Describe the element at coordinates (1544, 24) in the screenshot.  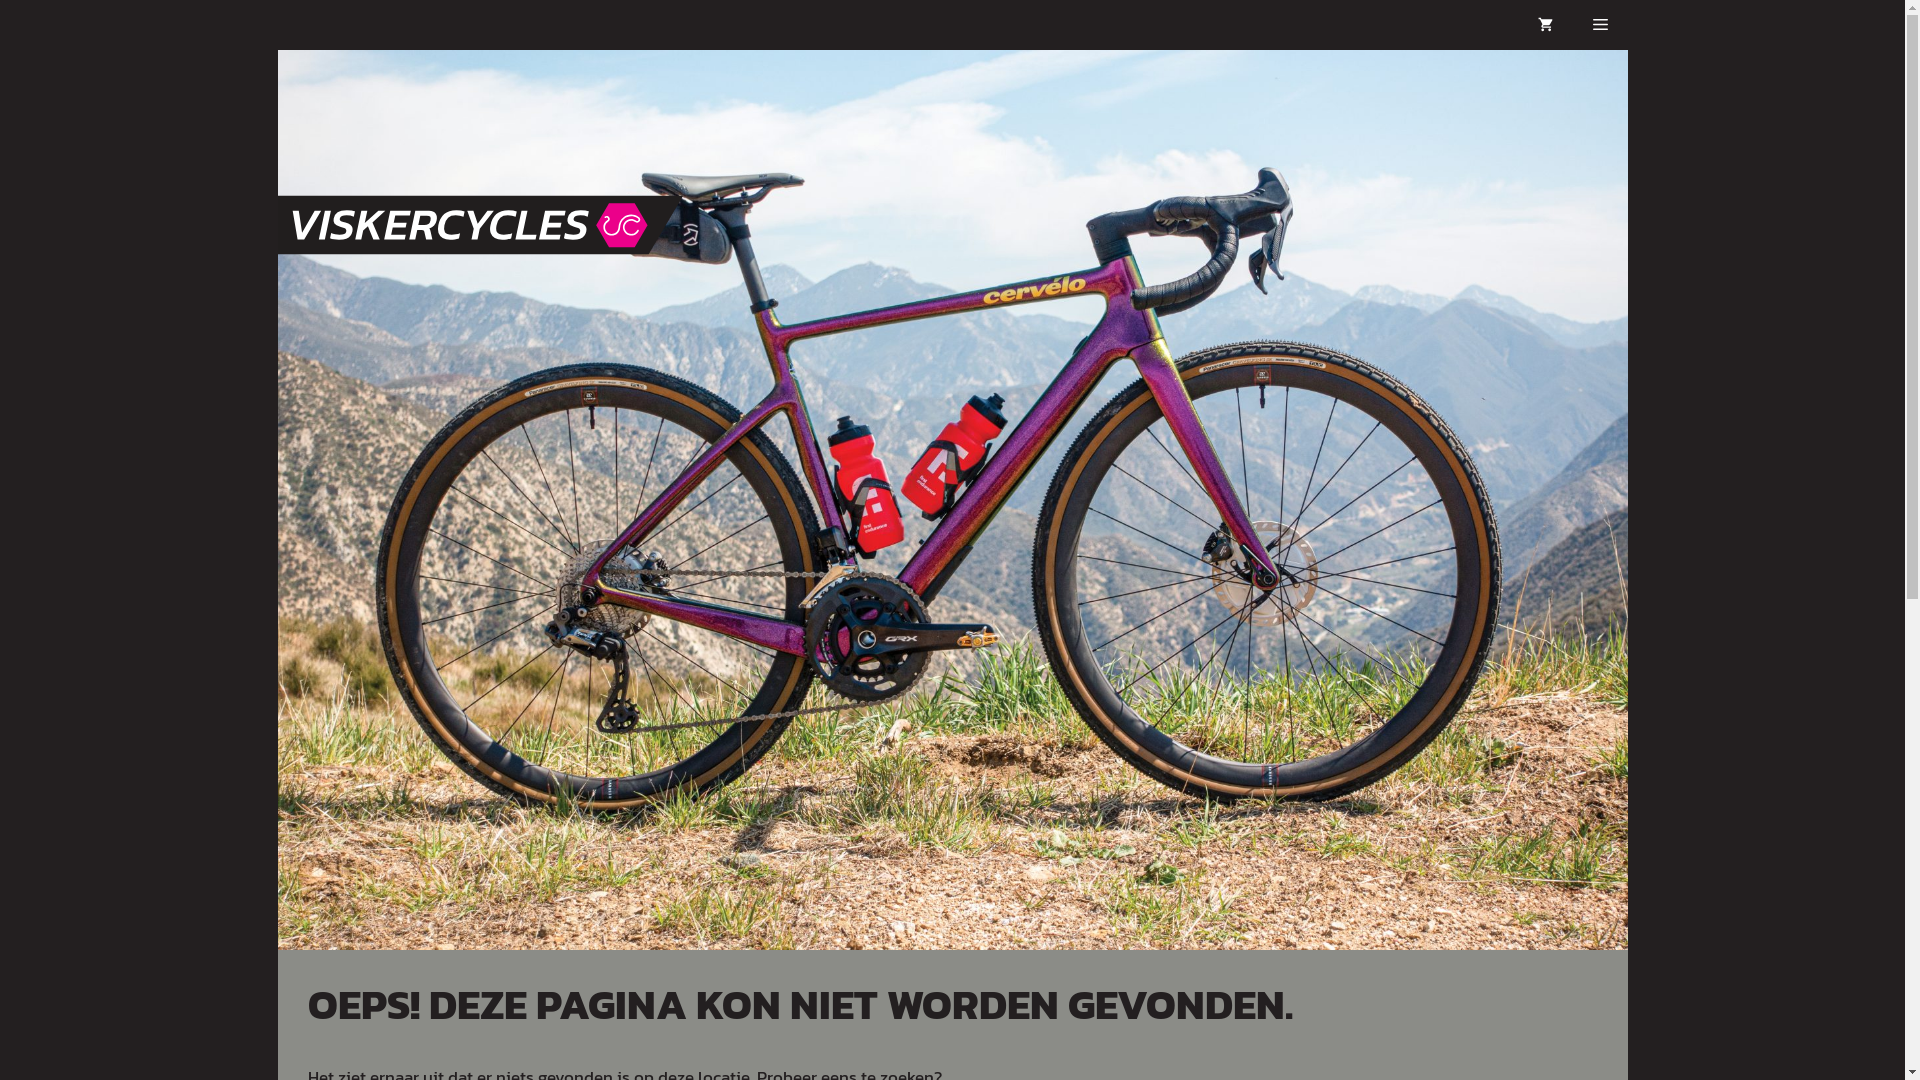
I see `'Bekijk je winkelmand'` at that location.